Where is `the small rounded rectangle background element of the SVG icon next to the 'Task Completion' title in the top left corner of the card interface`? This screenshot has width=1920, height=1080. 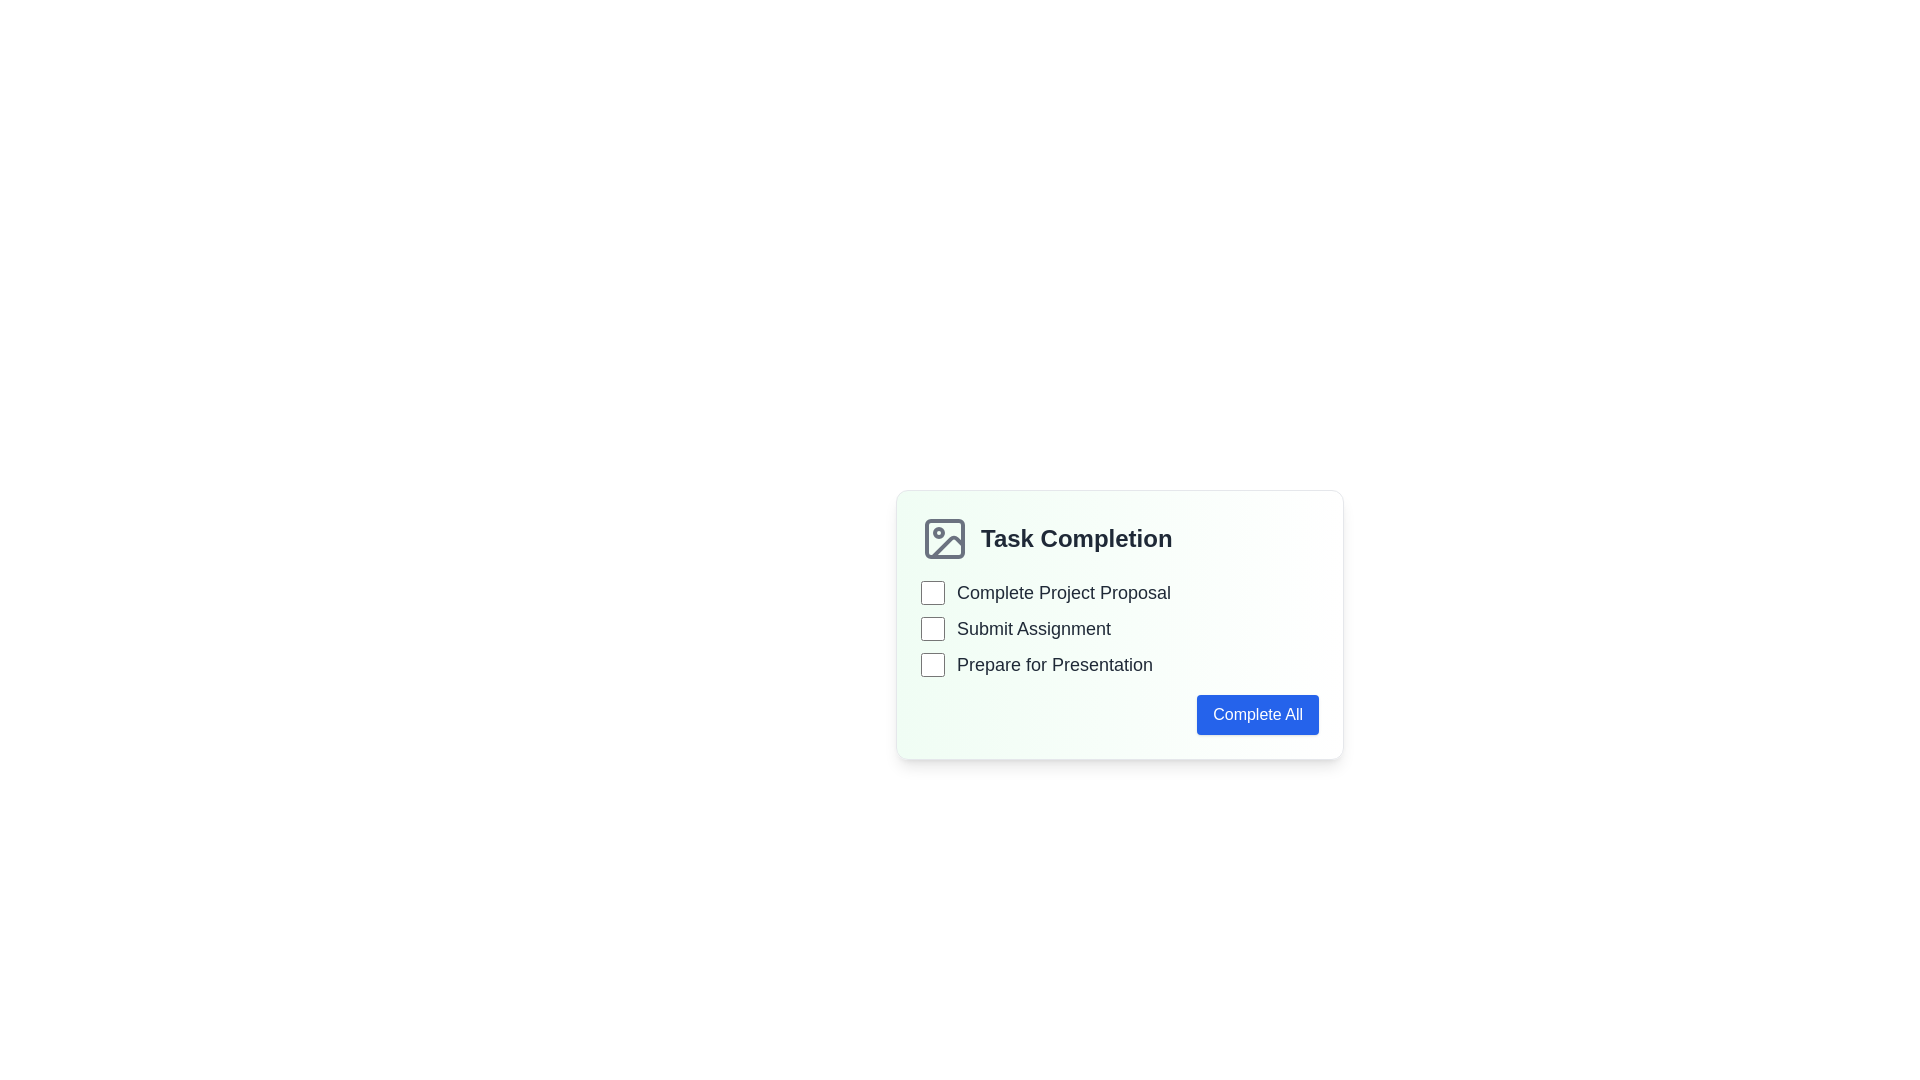
the small rounded rectangle background element of the SVG icon next to the 'Task Completion' title in the top left corner of the card interface is located at coordinates (944, 538).